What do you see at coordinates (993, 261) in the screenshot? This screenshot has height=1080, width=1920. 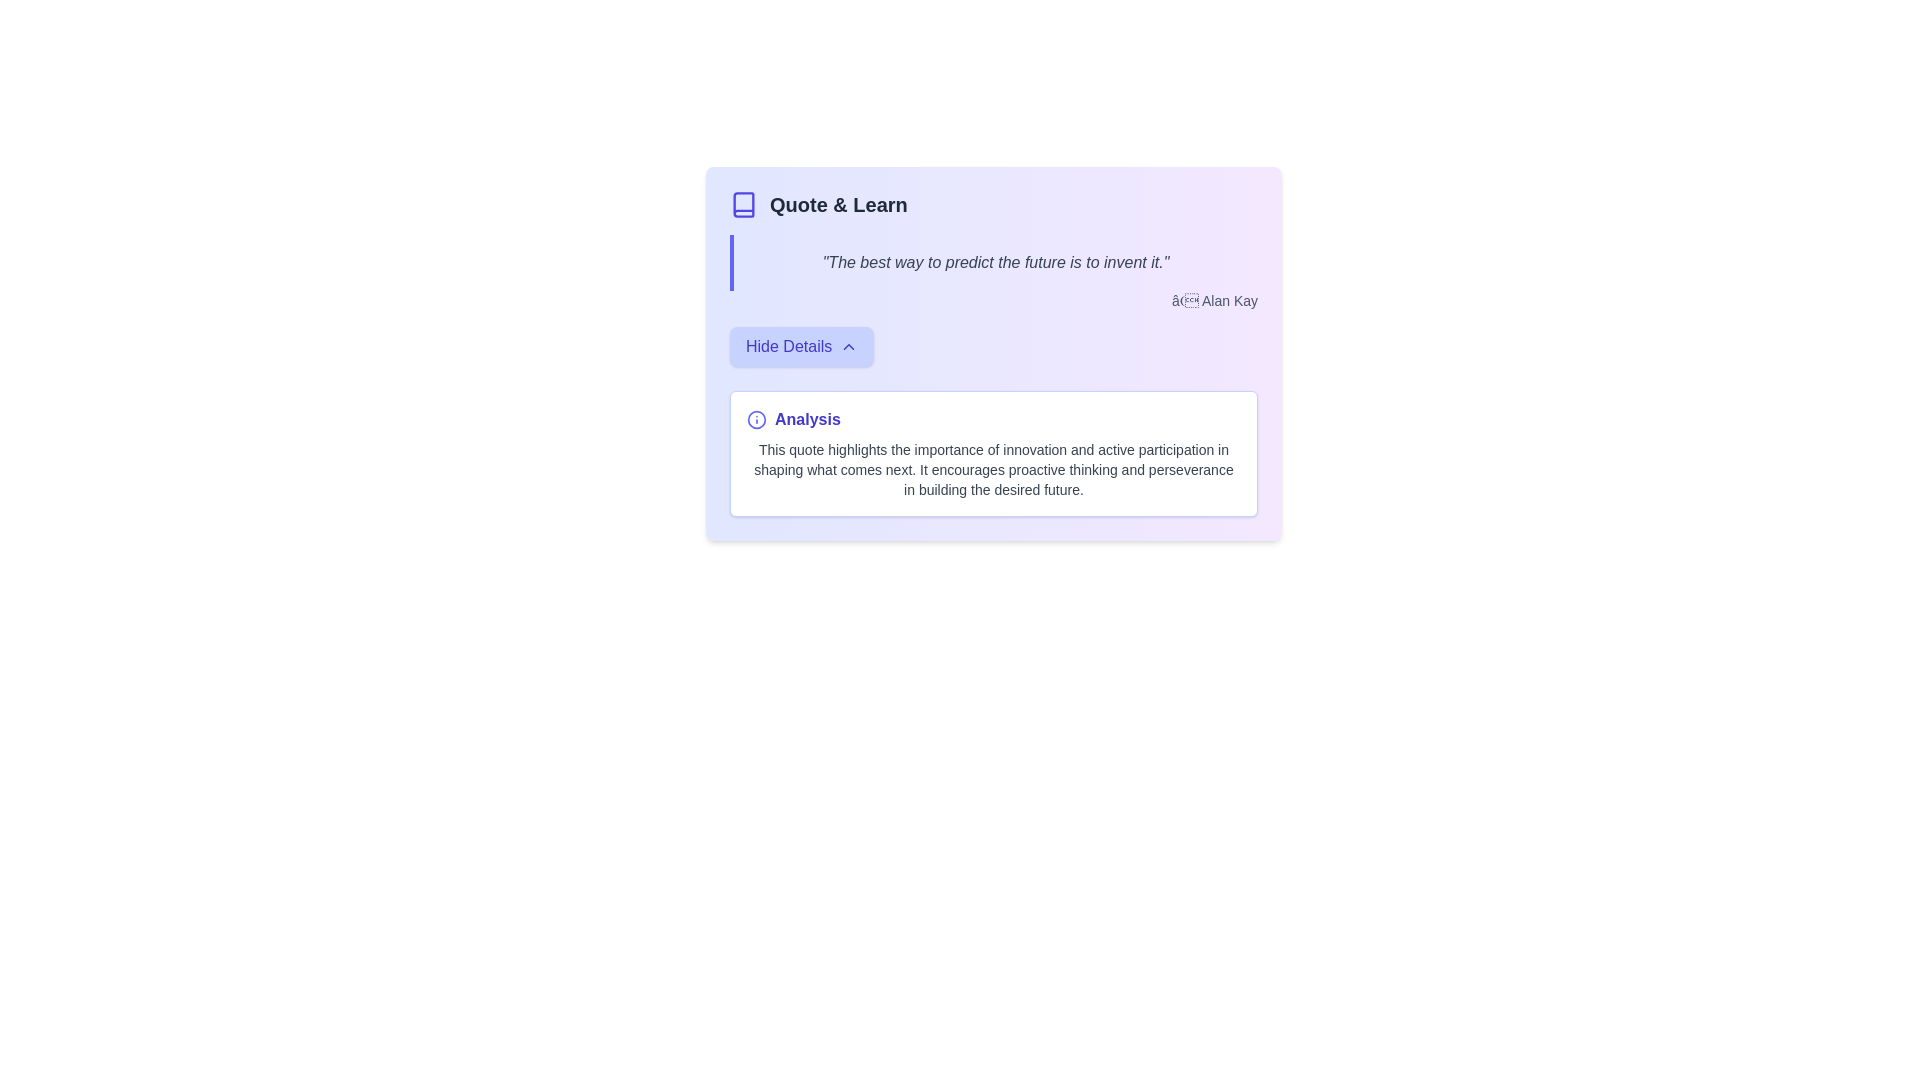 I see `the motivational quote text located in the centered card layout directly beneath the section title 'Quote & Learn.'` at bounding box center [993, 261].